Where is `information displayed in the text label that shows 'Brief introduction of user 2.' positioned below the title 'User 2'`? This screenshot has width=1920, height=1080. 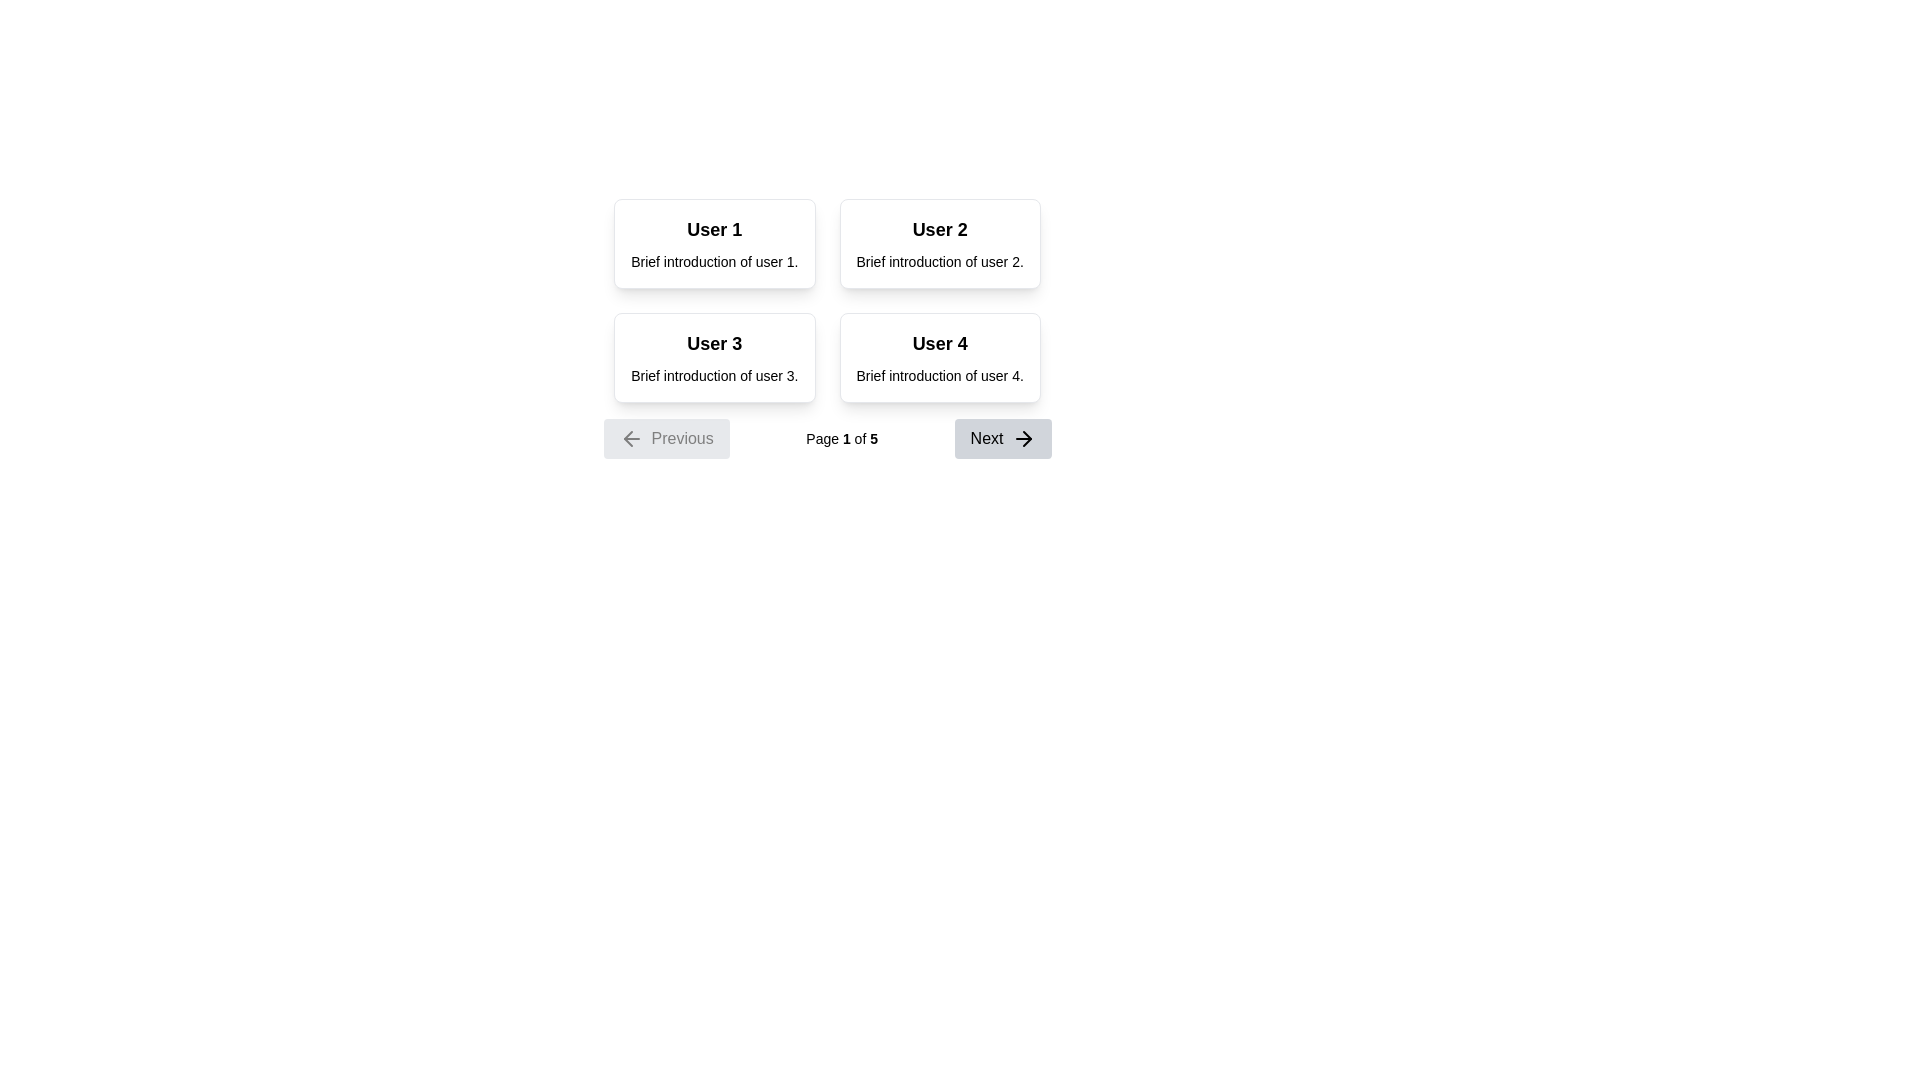 information displayed in the text label that shows 'Brief introduction of user 2.' positioned below the title 'User 2' is located at coordinates (939, 261).